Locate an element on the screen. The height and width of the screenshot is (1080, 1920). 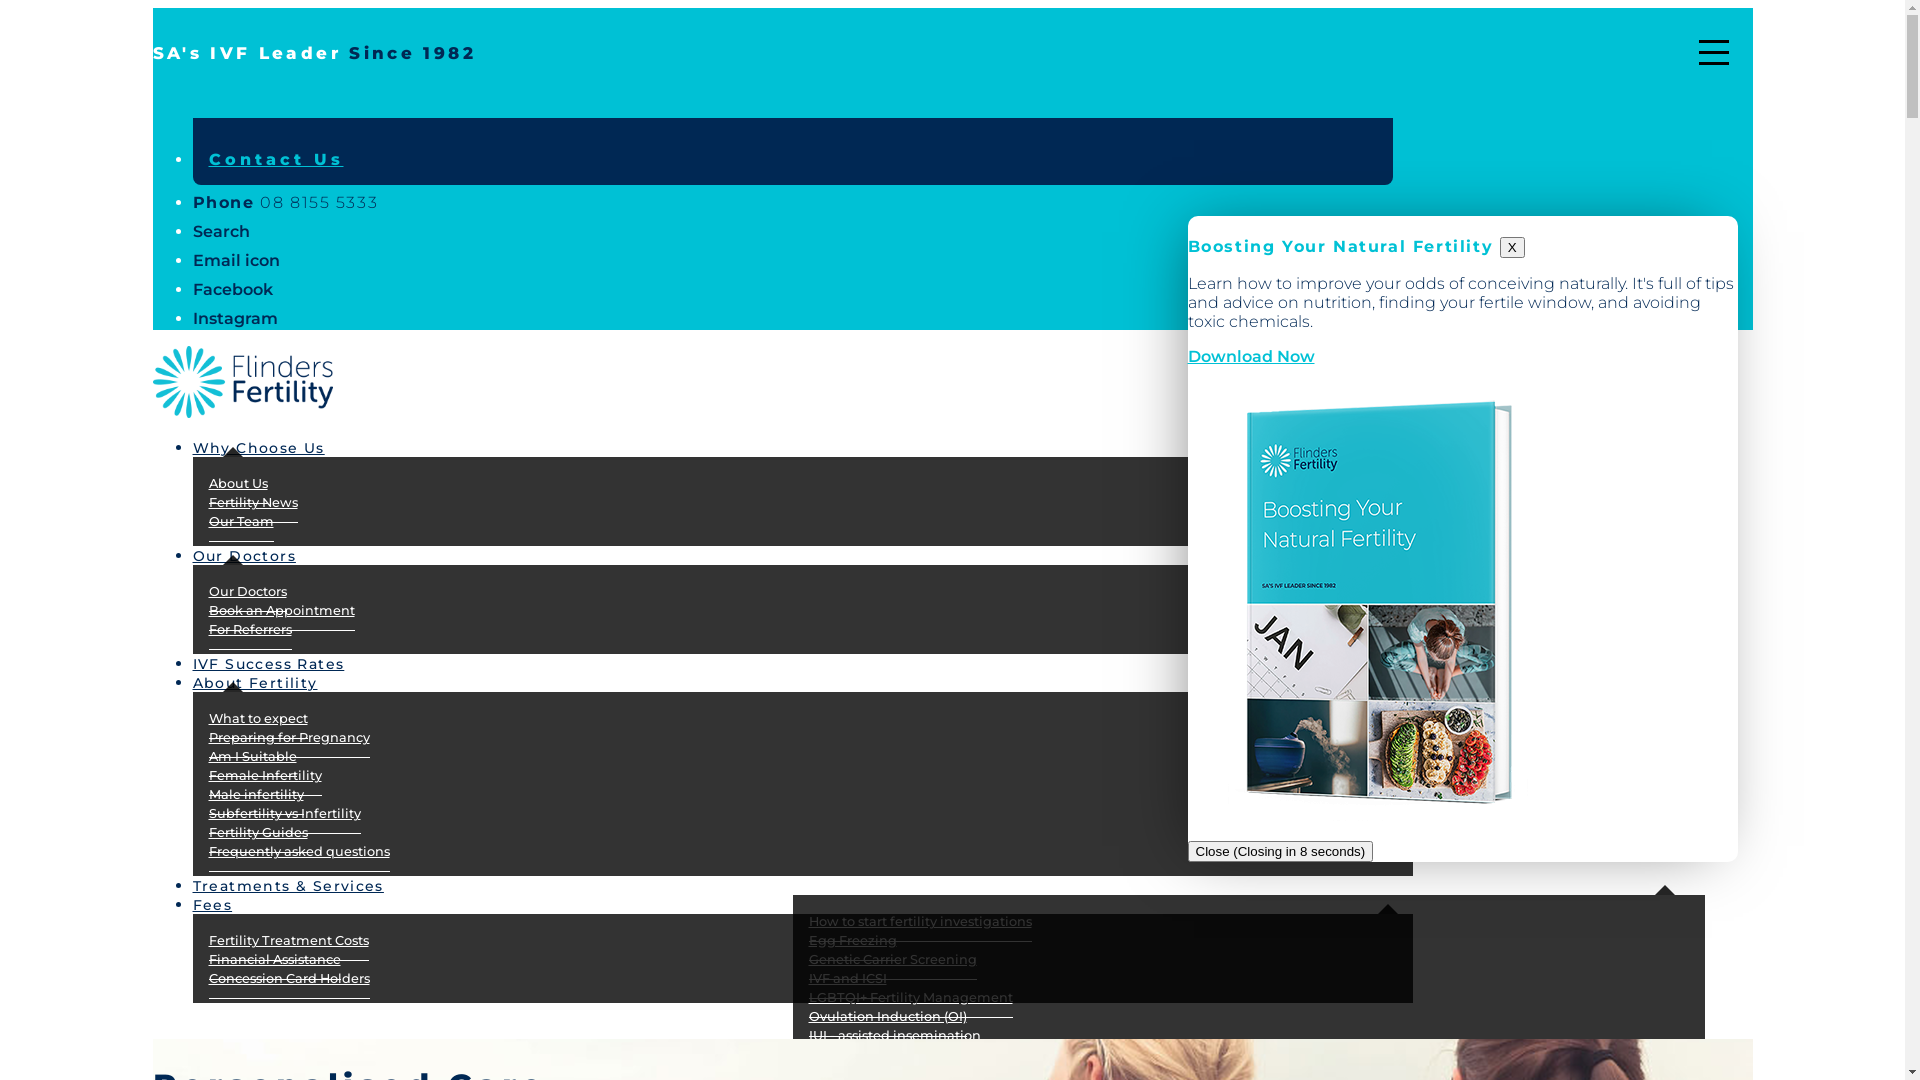
'Search' is located at coordinates (220, 230).